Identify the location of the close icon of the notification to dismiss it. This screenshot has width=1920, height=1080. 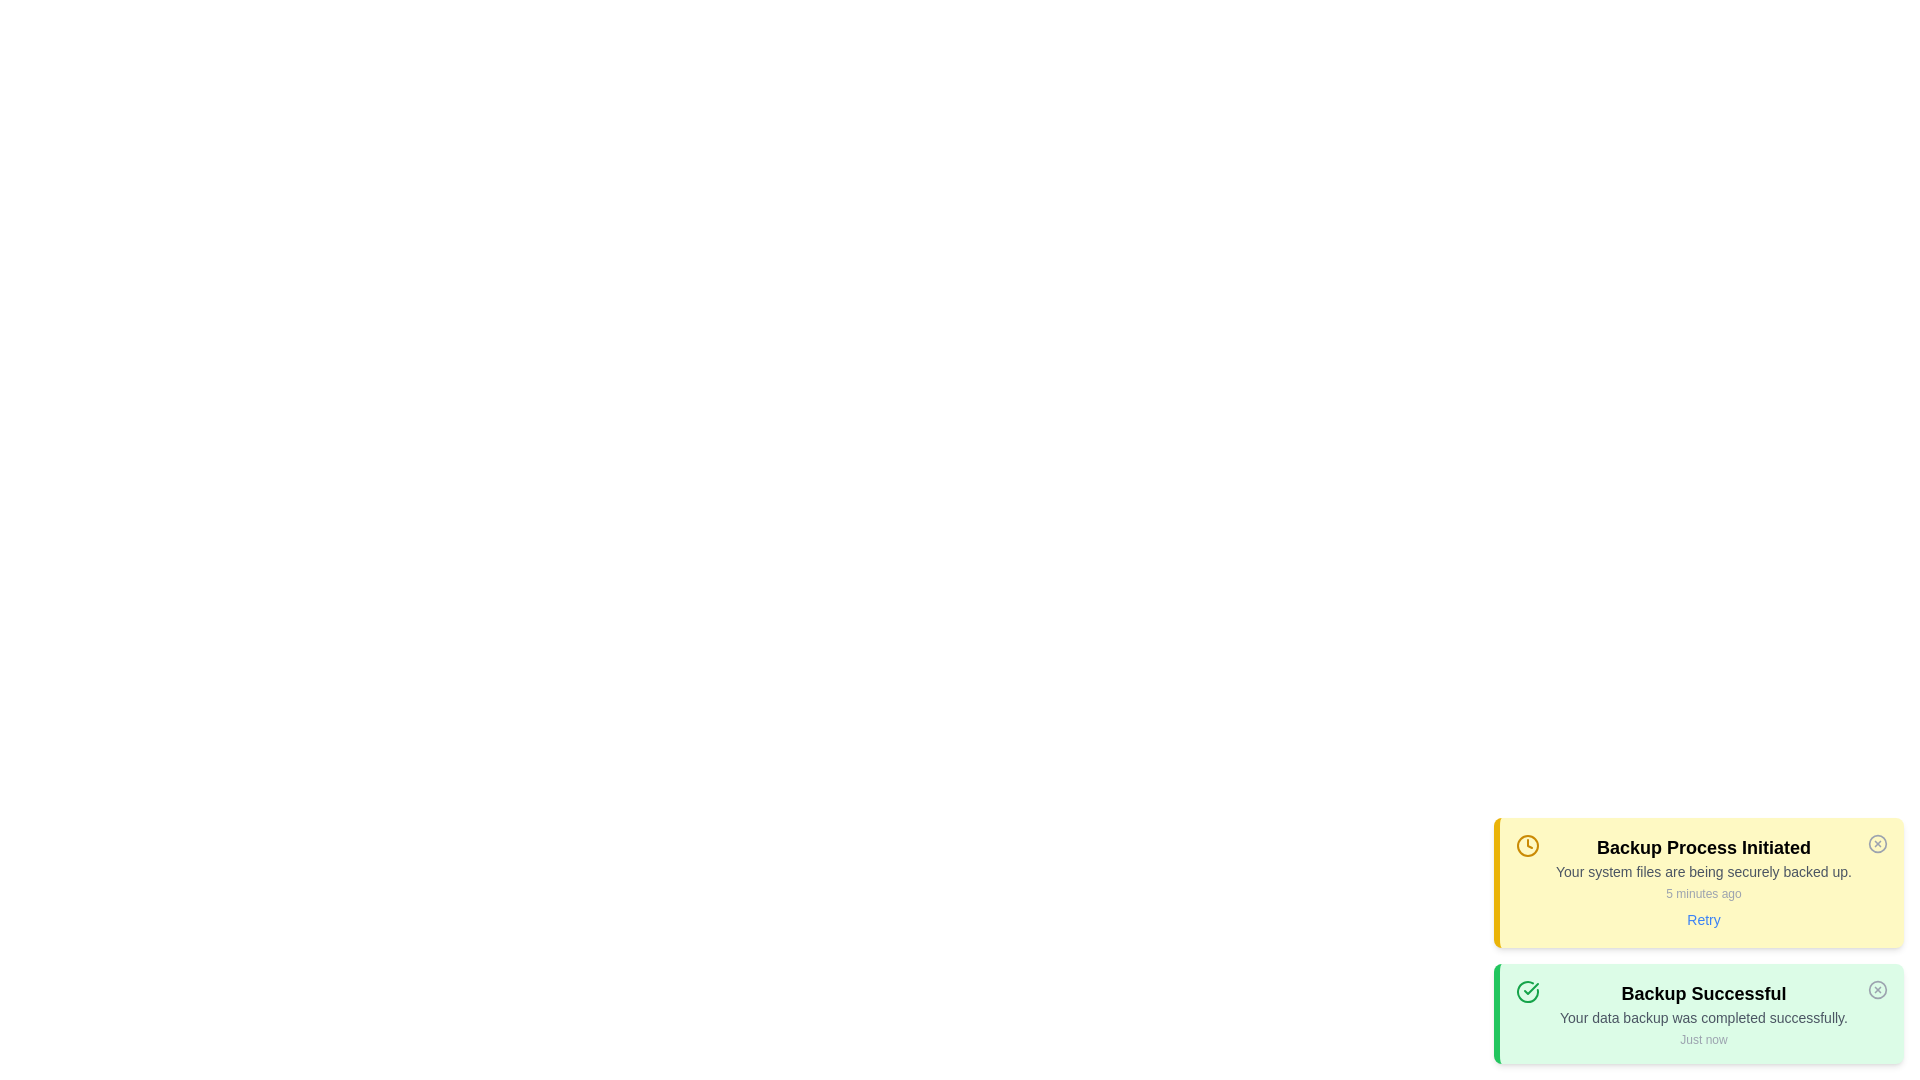
(1876, 844).